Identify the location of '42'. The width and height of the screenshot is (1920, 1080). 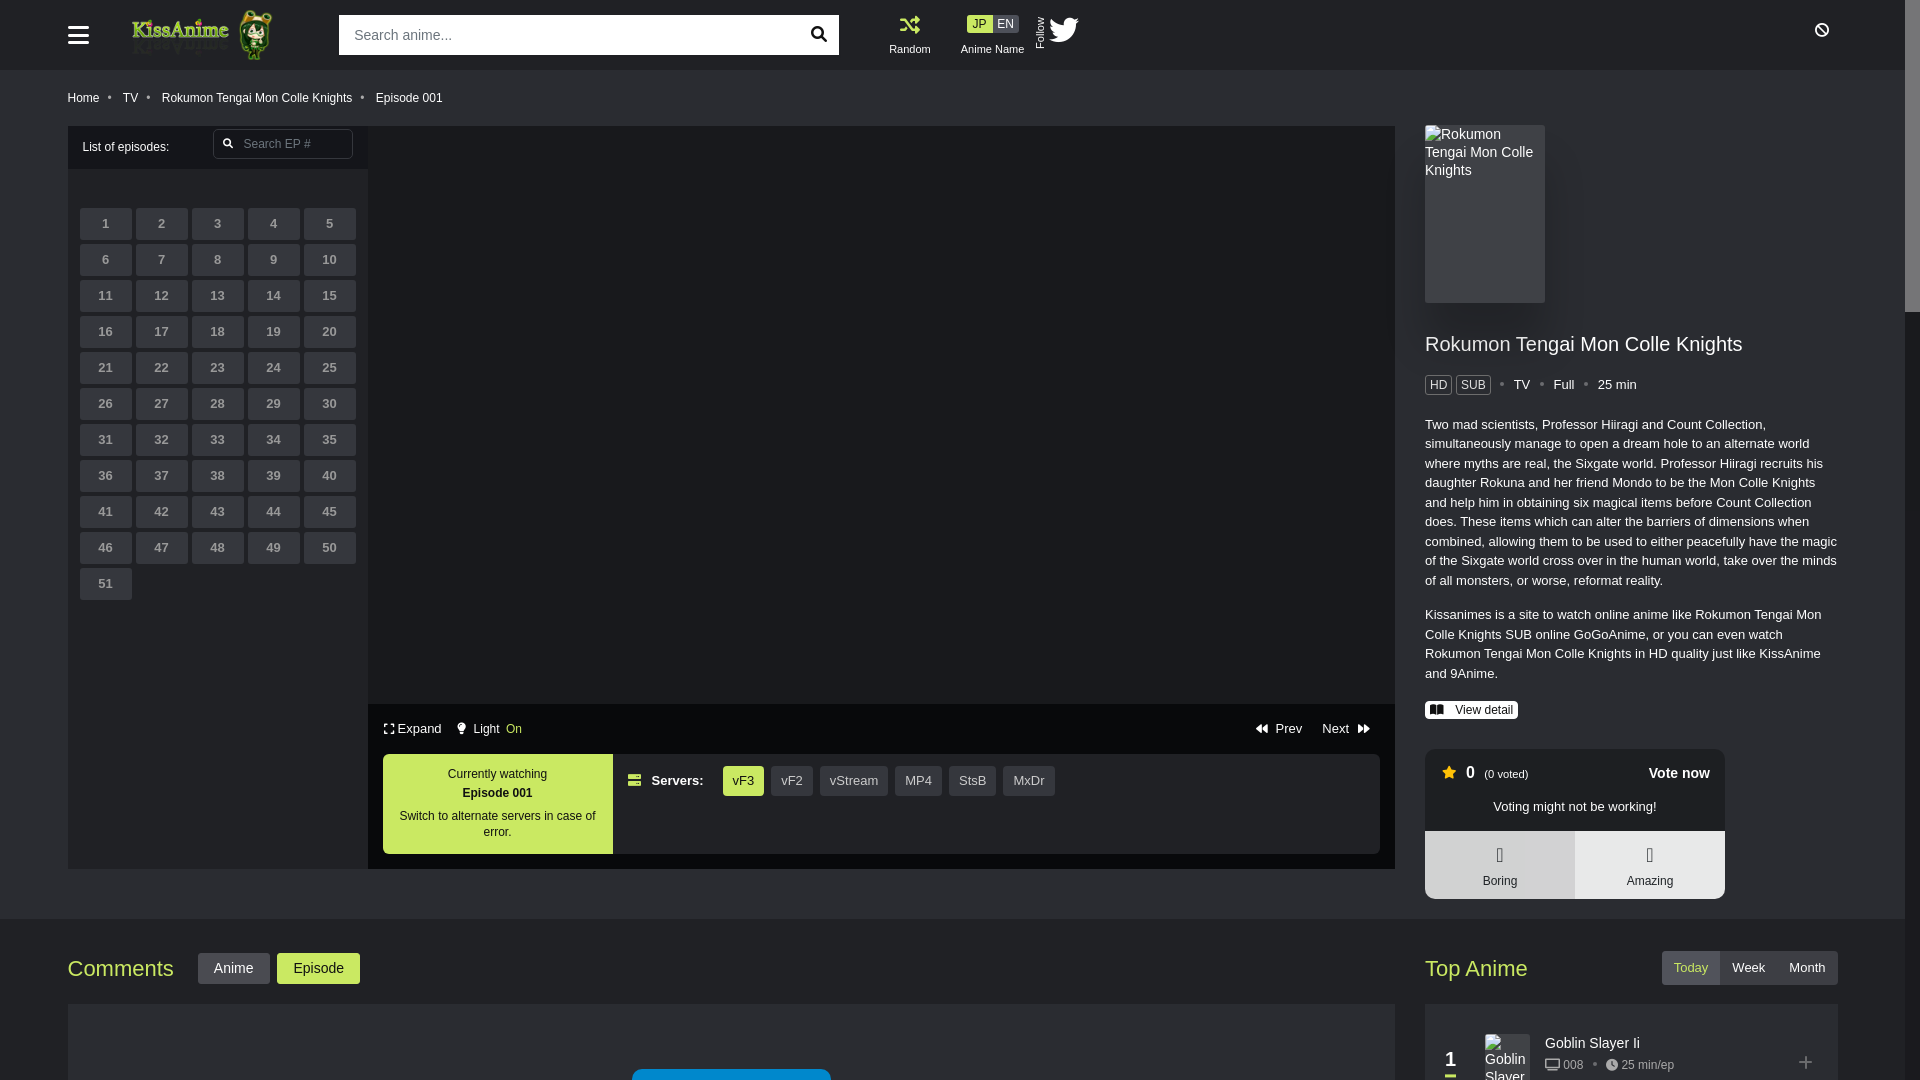
(162, 511).